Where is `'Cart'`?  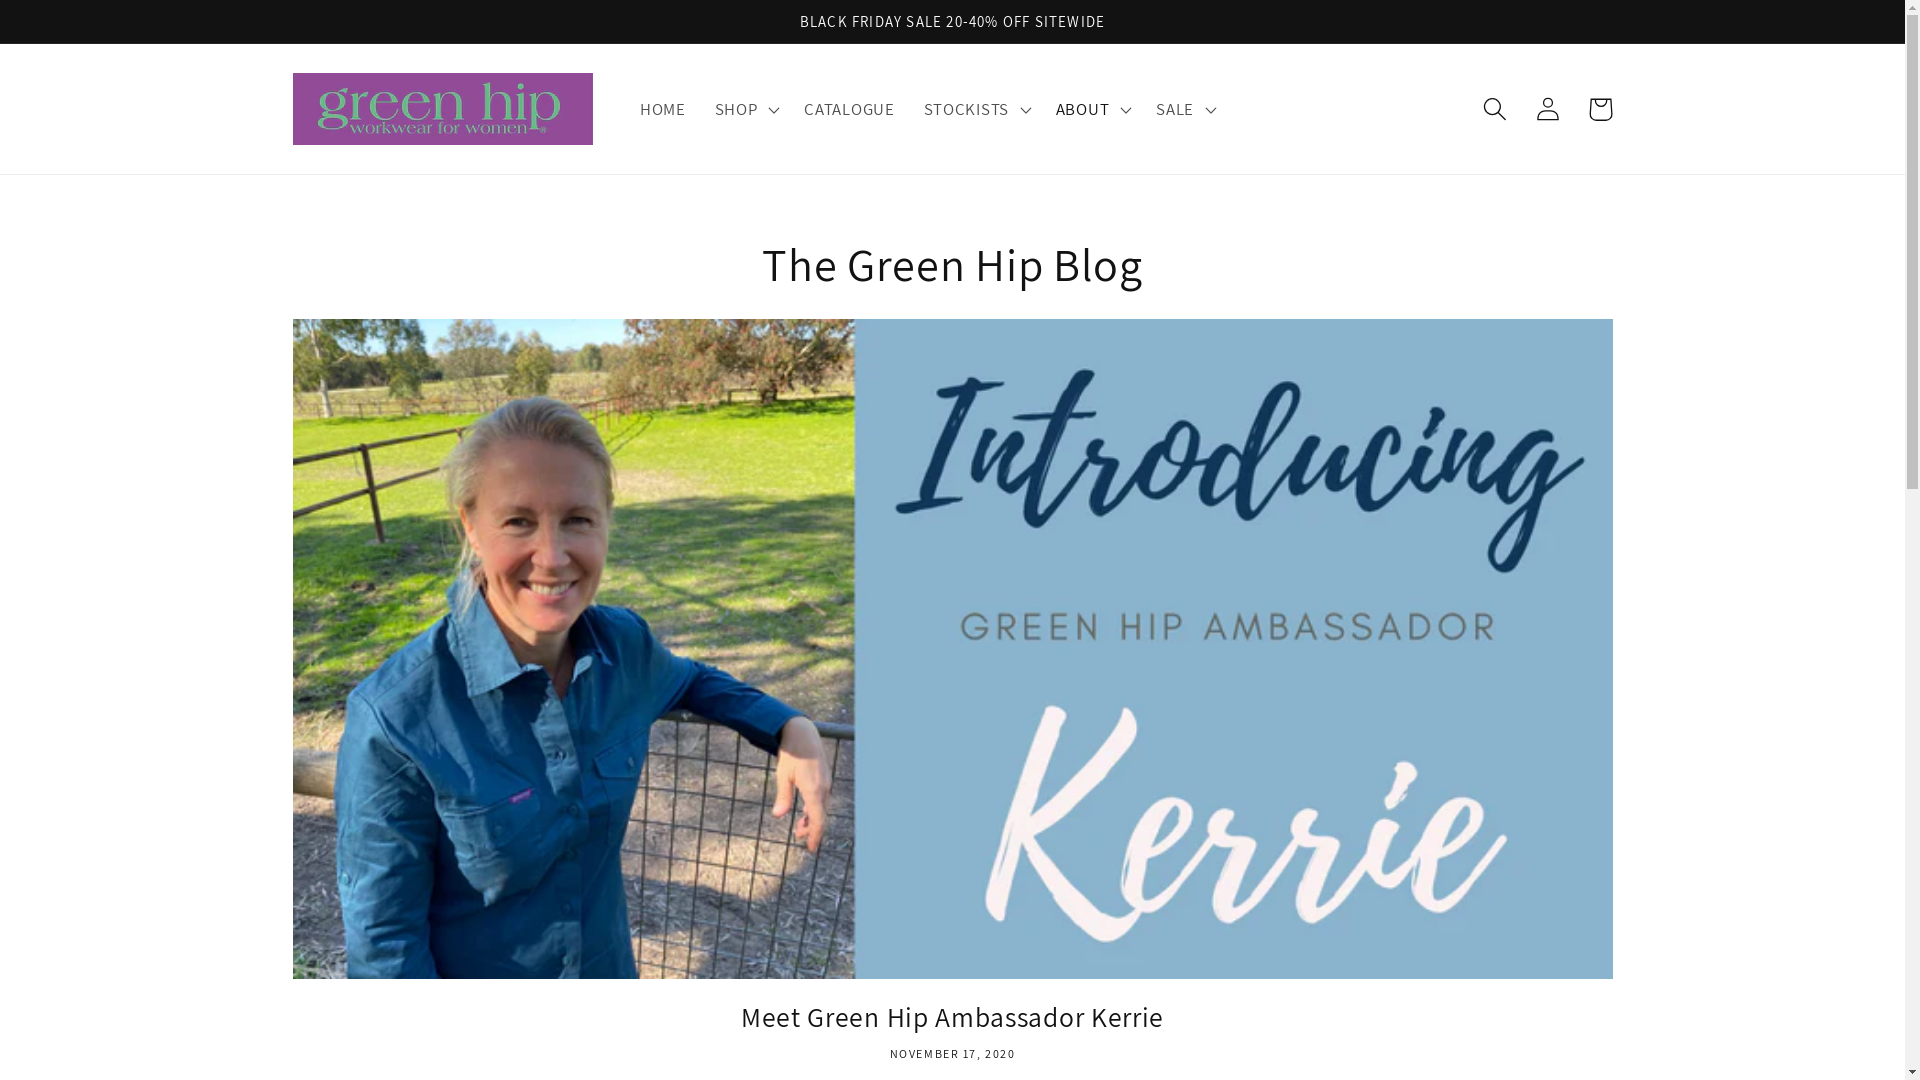
'Cart' is located at coordinates (1600, 109).